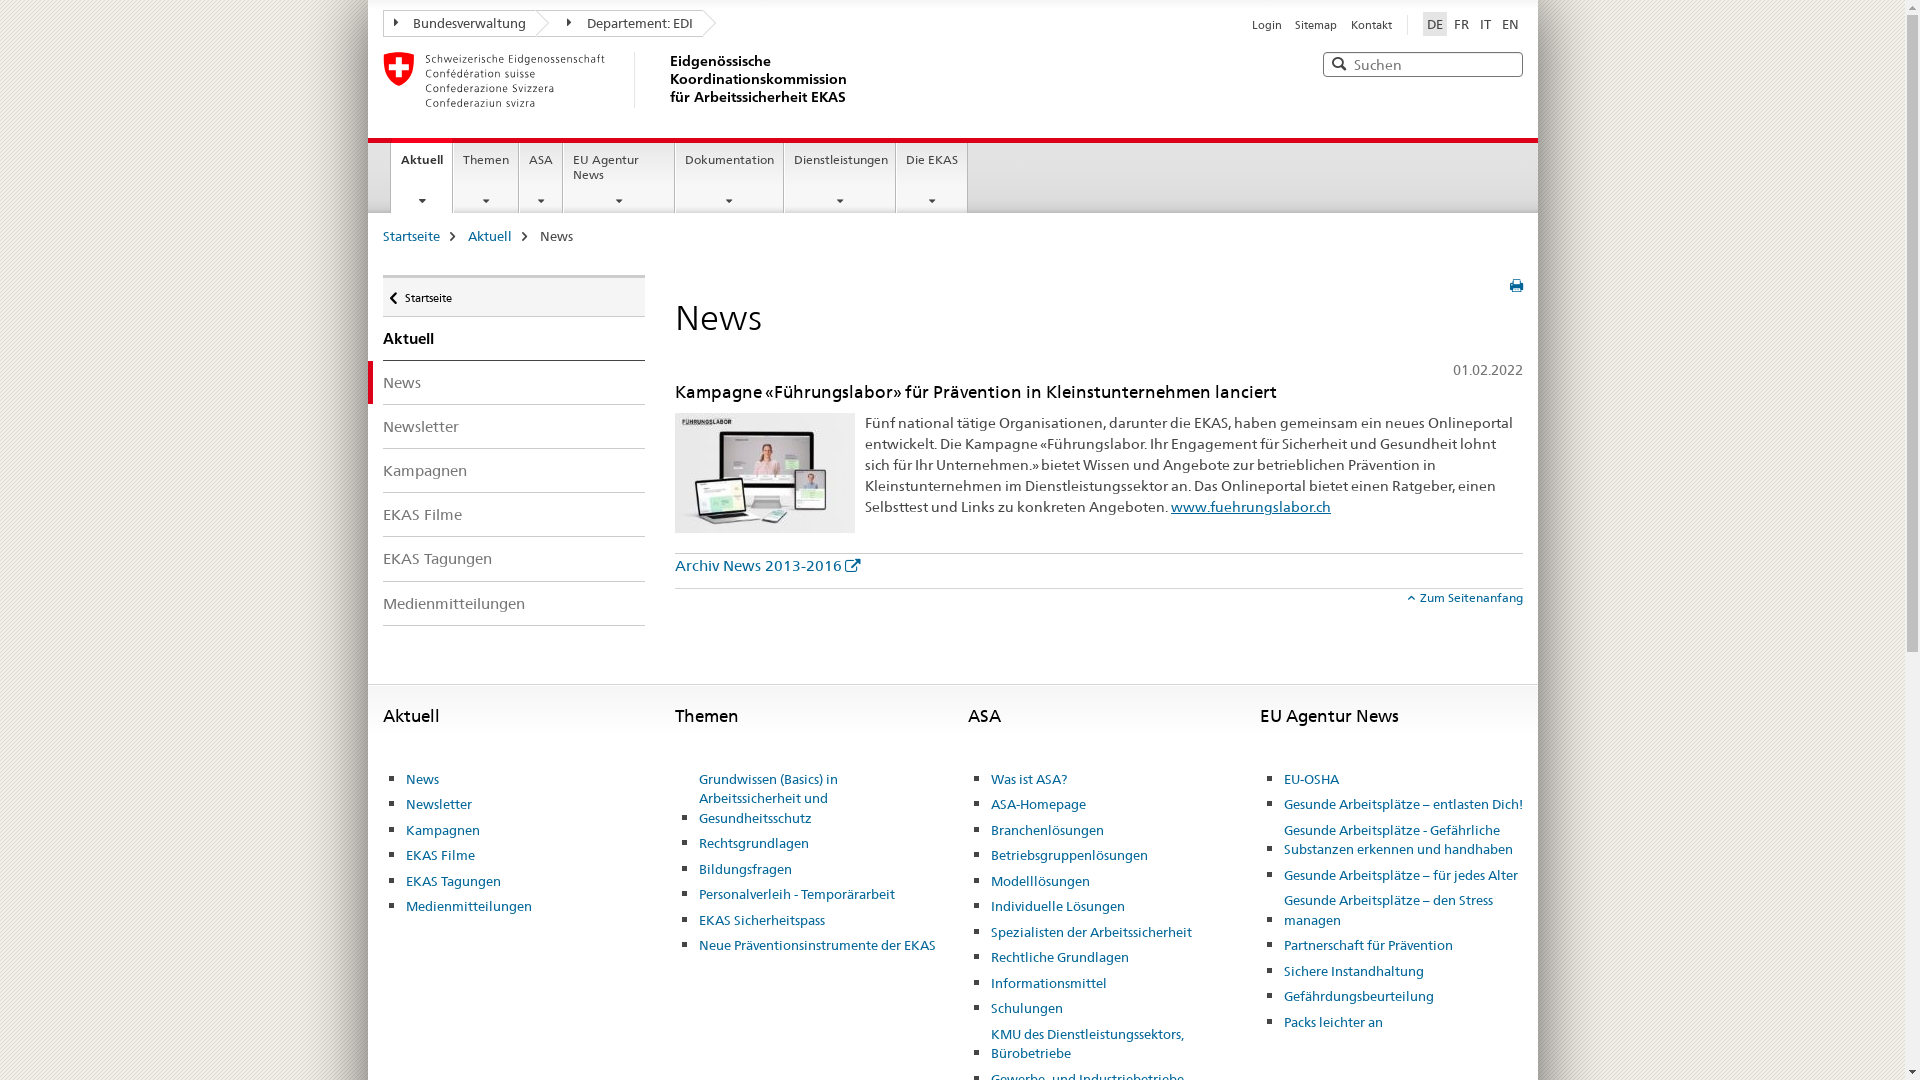 The width and height of the screenshot is (1920, 1080). I want to click on 'EN', so click(1510, 23).